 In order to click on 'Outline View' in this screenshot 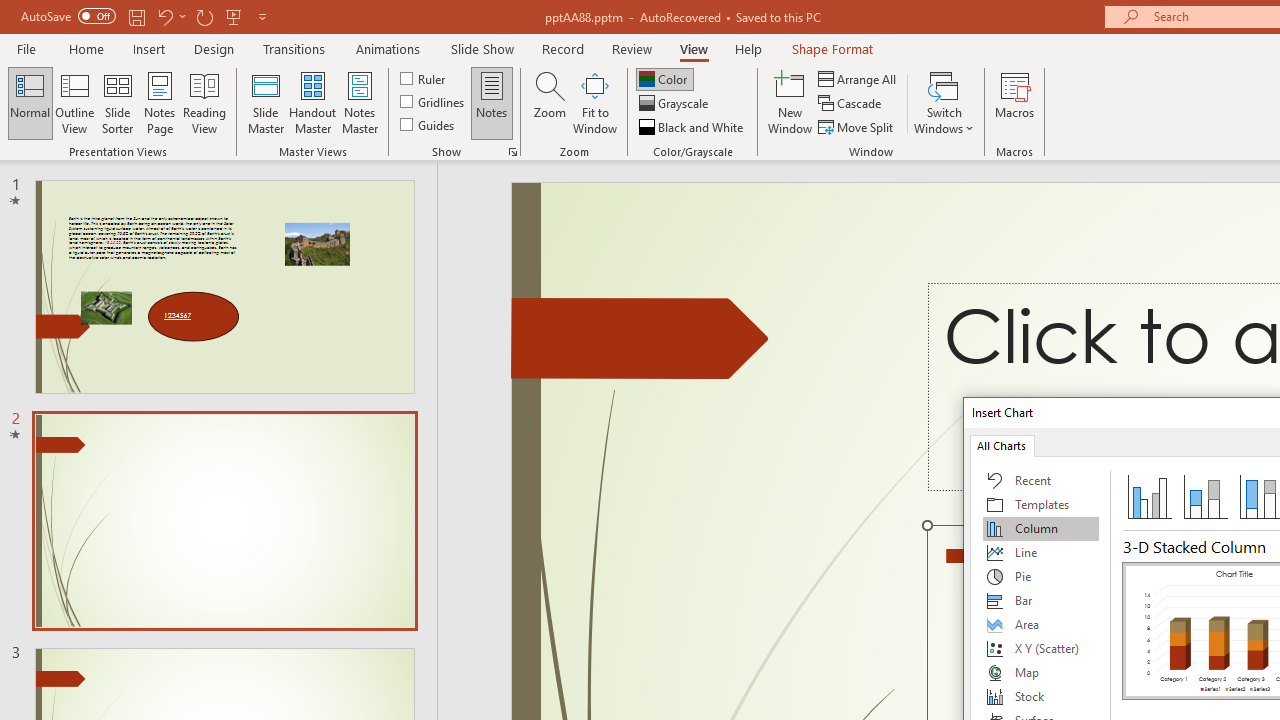, I will do `click(74, 103)`.